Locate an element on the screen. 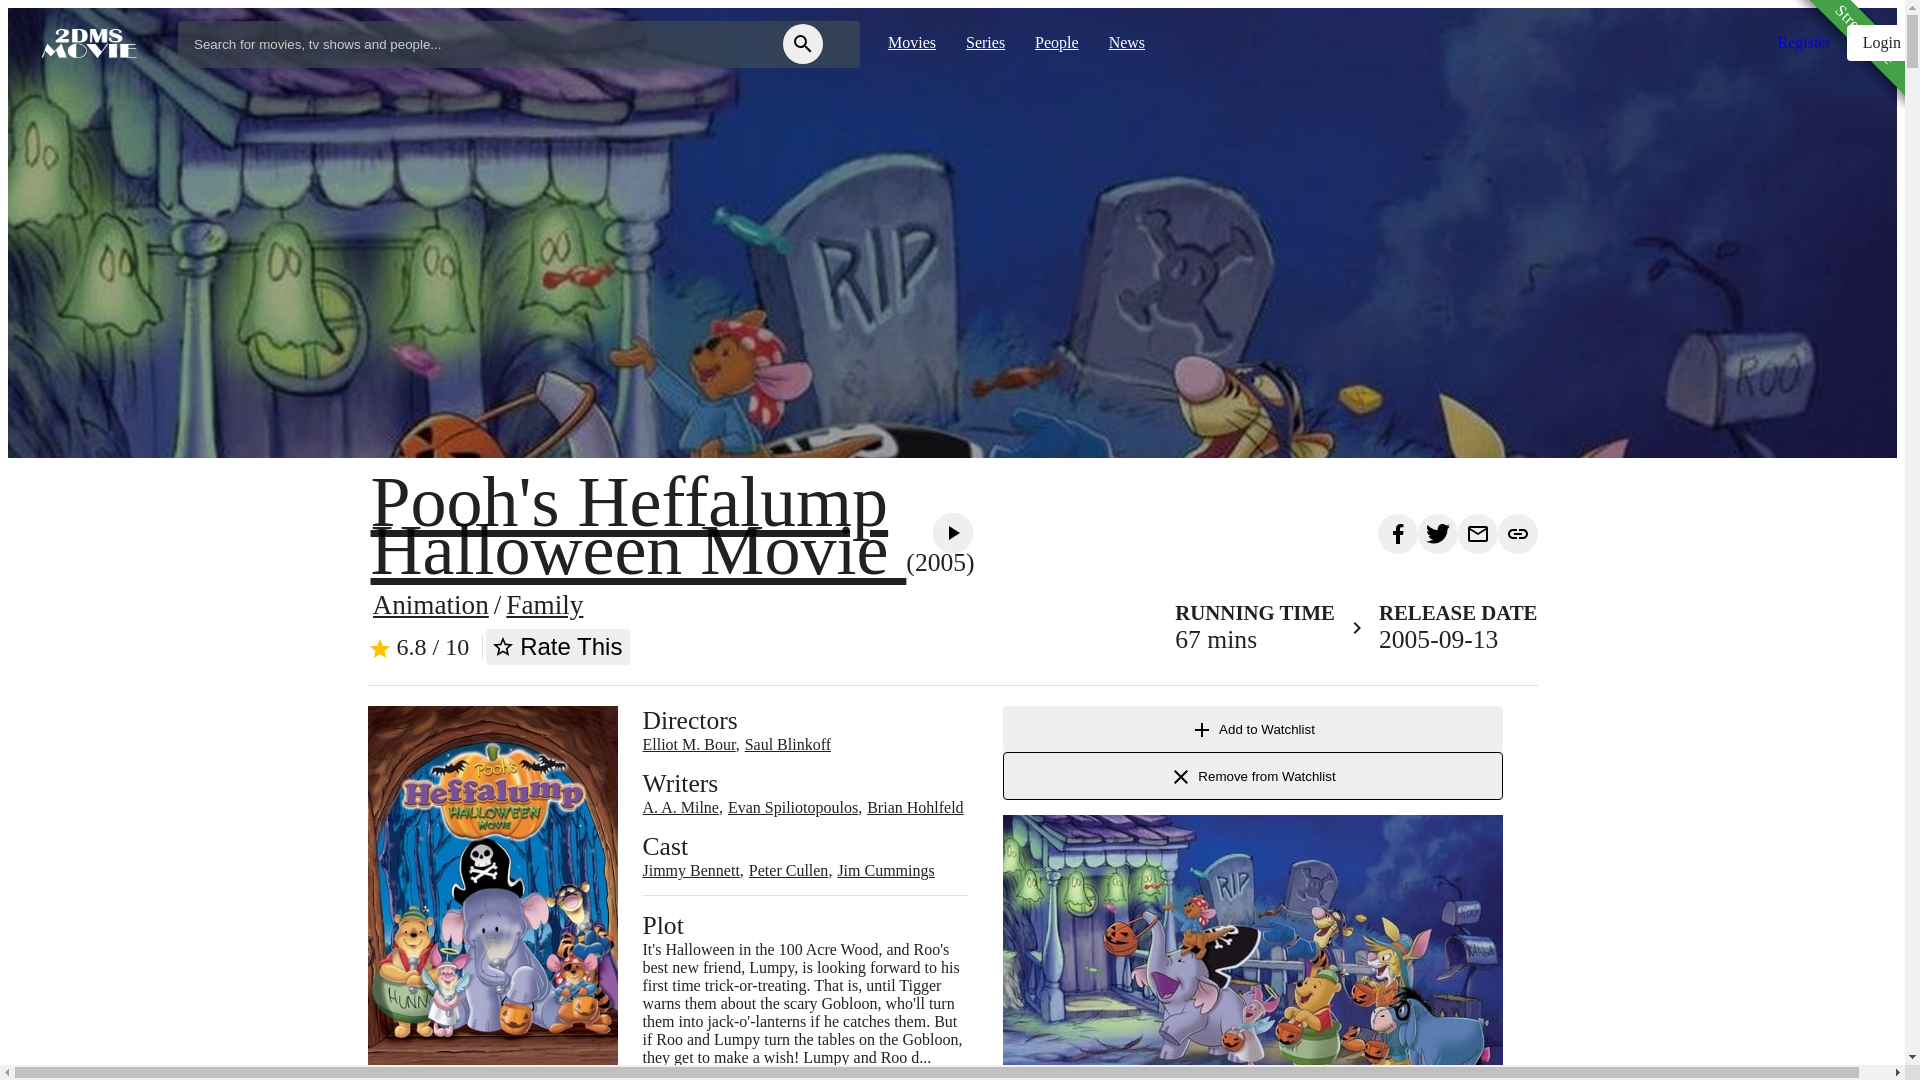 The image size is (1920, 1080). 'News' is located at coordinates (1127, 42).